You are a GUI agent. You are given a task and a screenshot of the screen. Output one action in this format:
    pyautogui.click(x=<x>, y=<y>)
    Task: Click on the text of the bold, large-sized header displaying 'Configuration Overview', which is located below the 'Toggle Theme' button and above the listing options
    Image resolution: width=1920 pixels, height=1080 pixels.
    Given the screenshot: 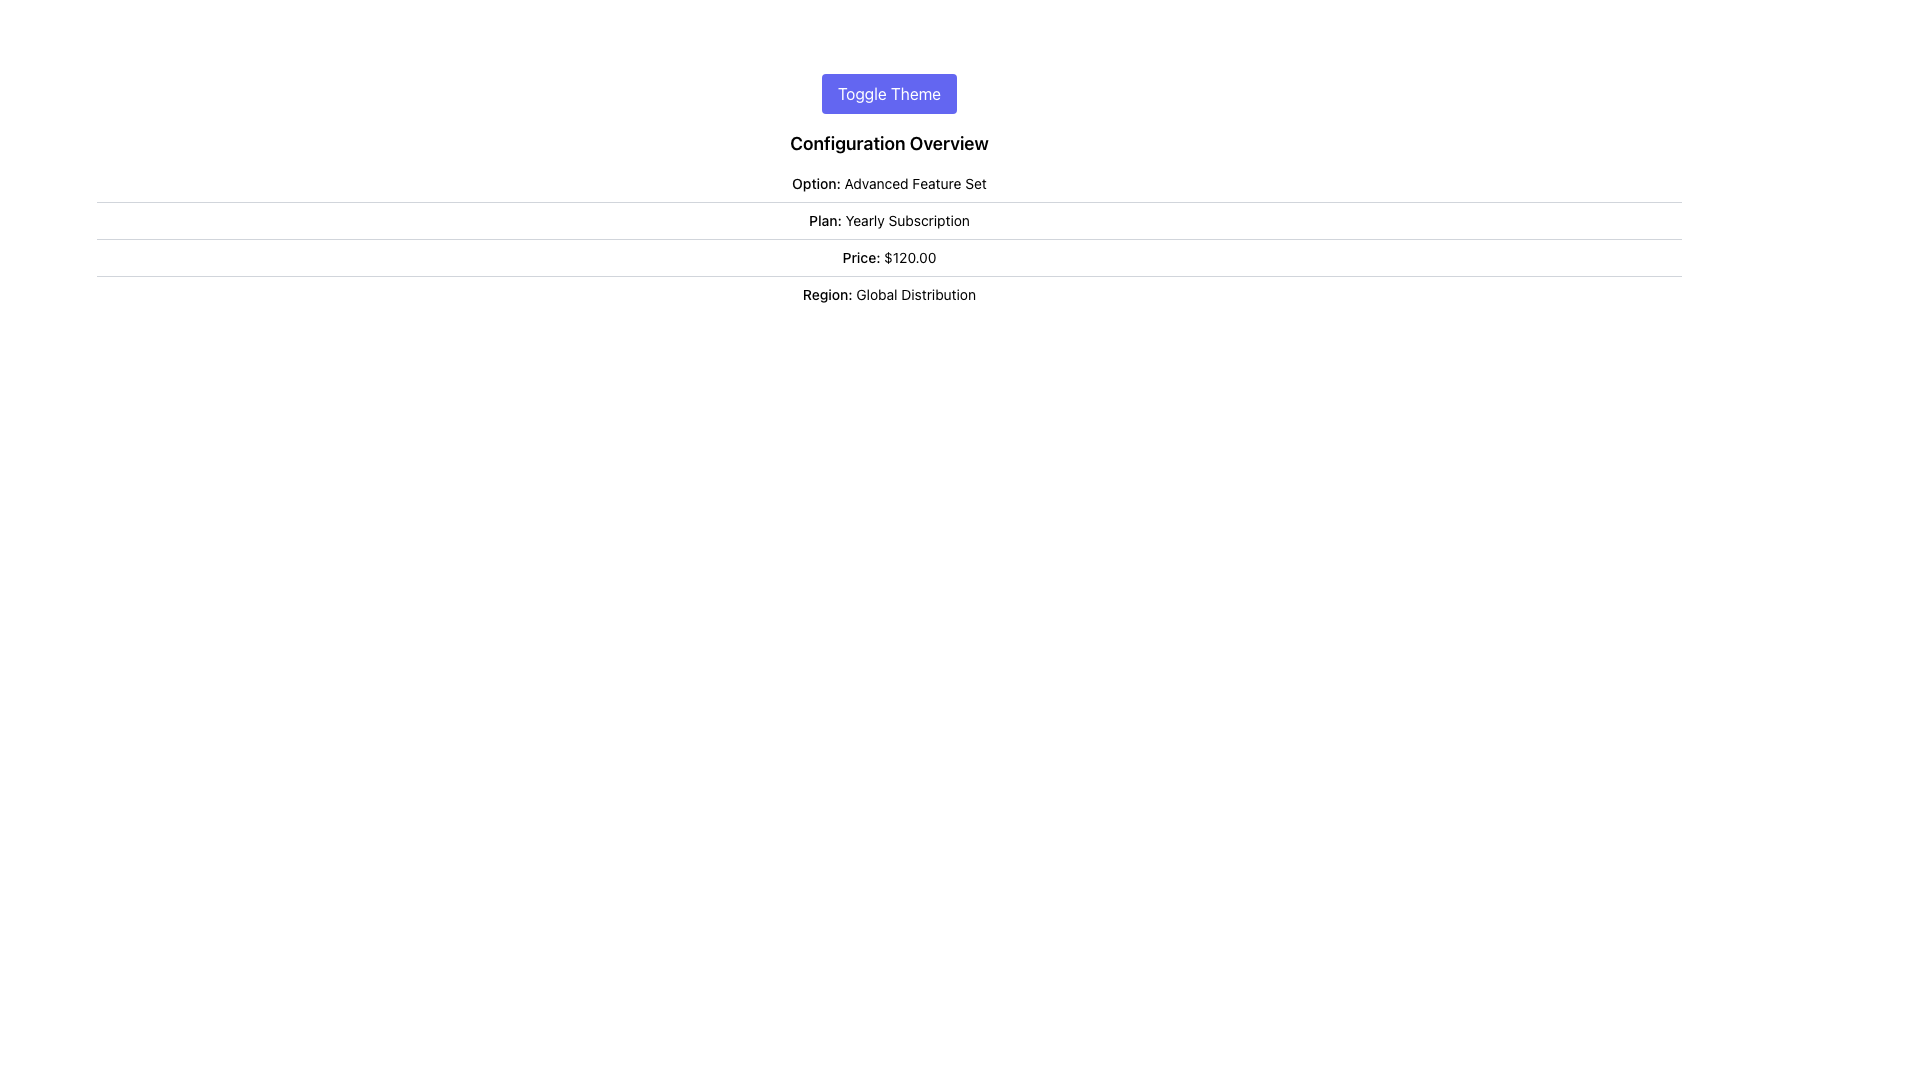 What is the action you would take?
    pyautogui.click(x=888, y=142)
    